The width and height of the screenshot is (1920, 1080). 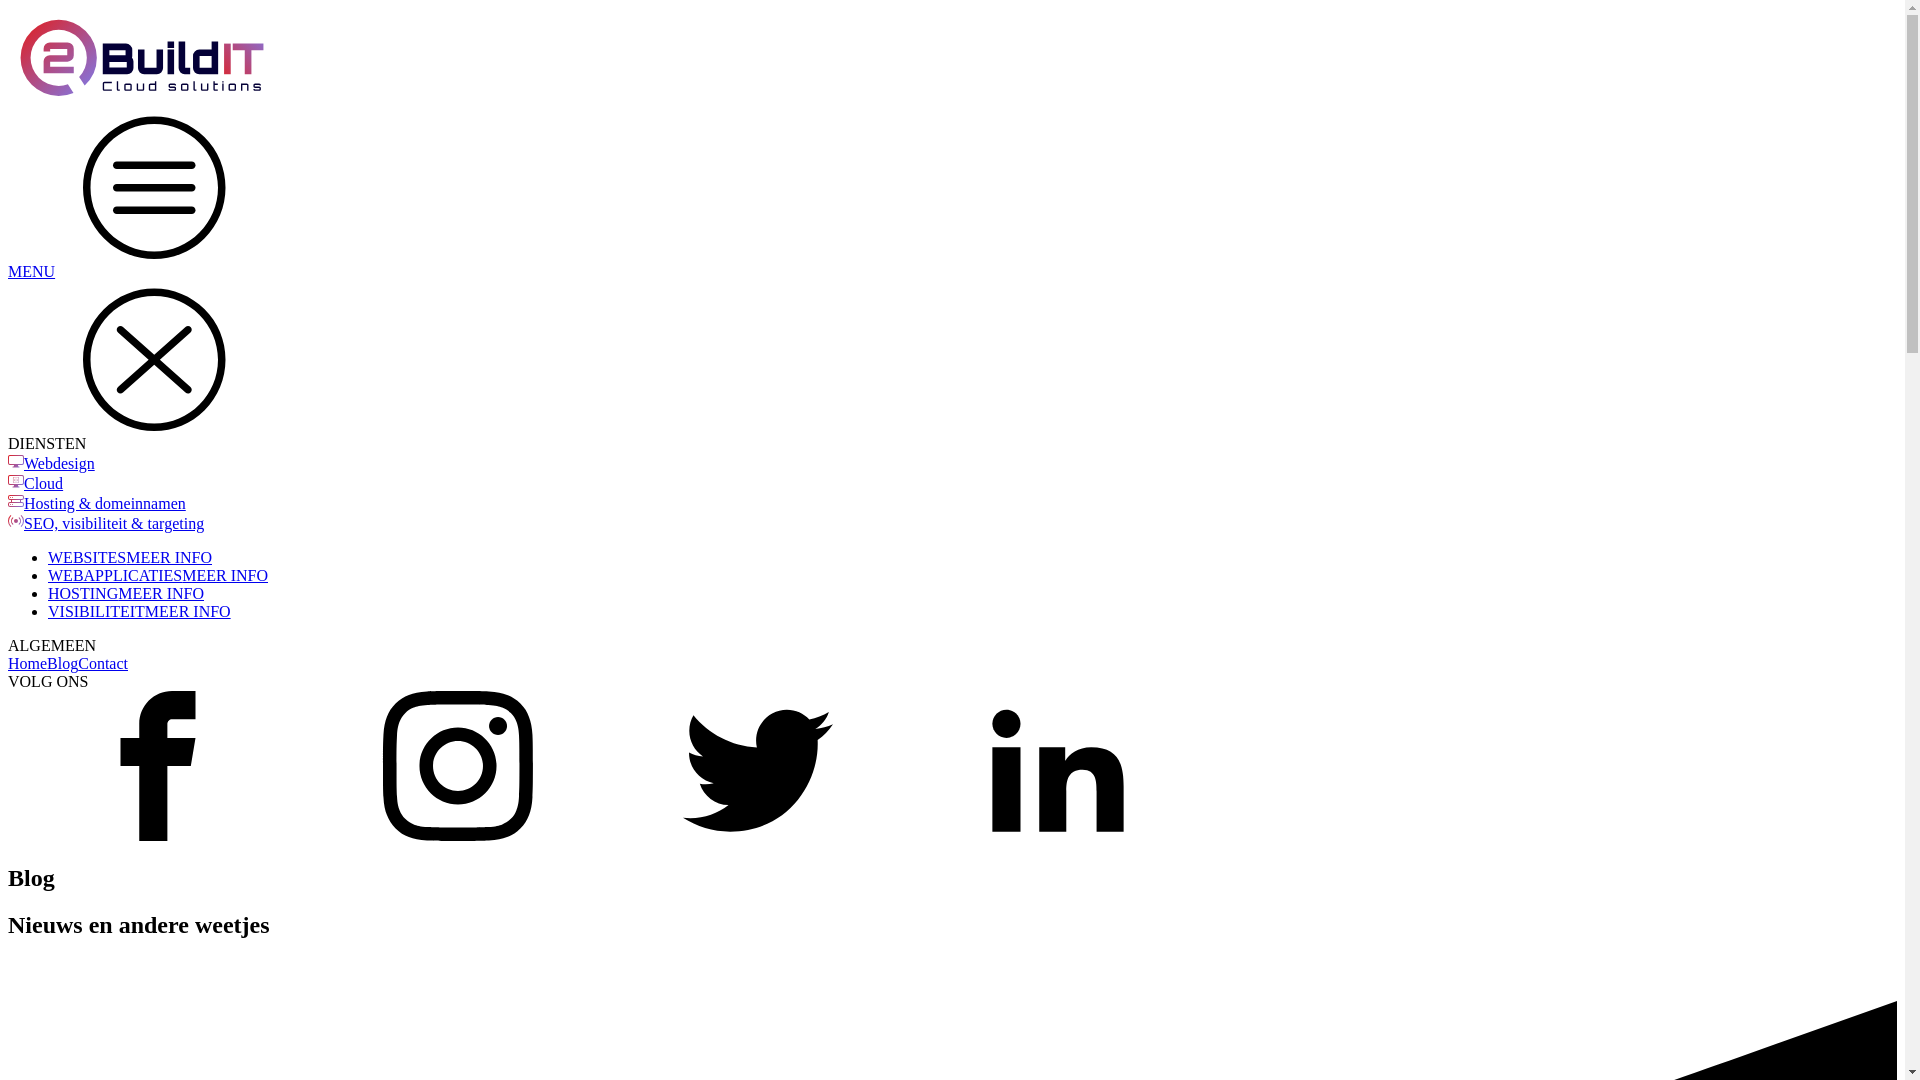 I want to click on 'VISIBILITEIT', so click(x=95, y=610).